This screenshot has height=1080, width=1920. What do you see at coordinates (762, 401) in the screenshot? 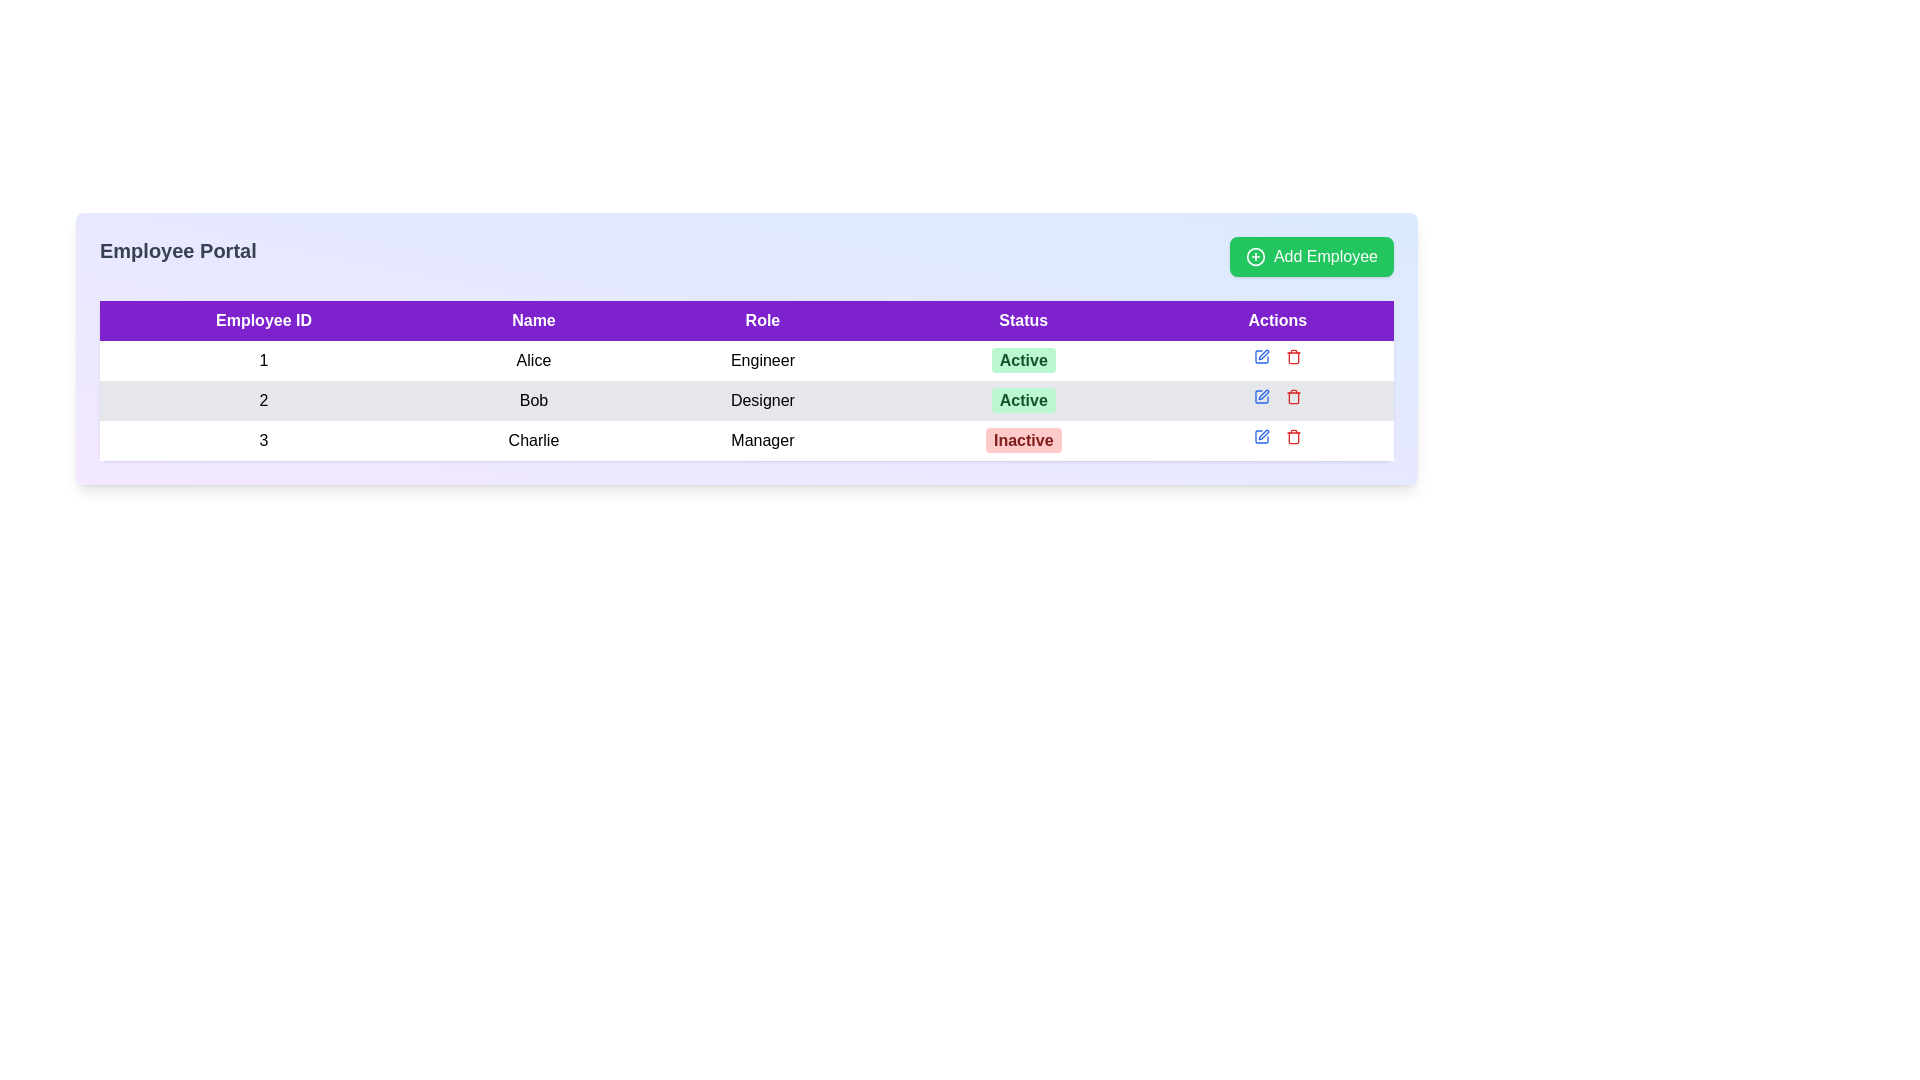
I see `the static text label displaying the job role or title of the individual in the second row and third column of the table, which is adjacent to 'Bob' on the left and 'Active' on the right` at bounding box center [762, 401].